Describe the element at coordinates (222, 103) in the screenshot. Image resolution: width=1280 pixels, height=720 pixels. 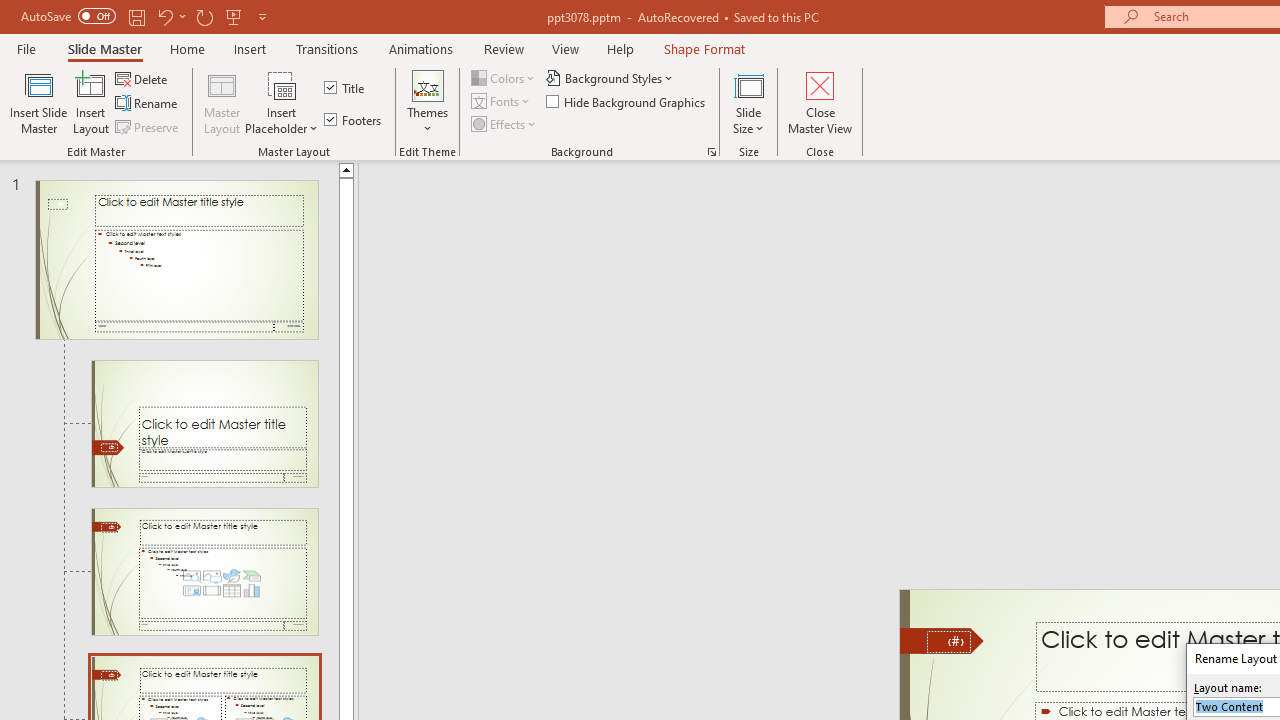
I see `'Master Layout...'` at that location.